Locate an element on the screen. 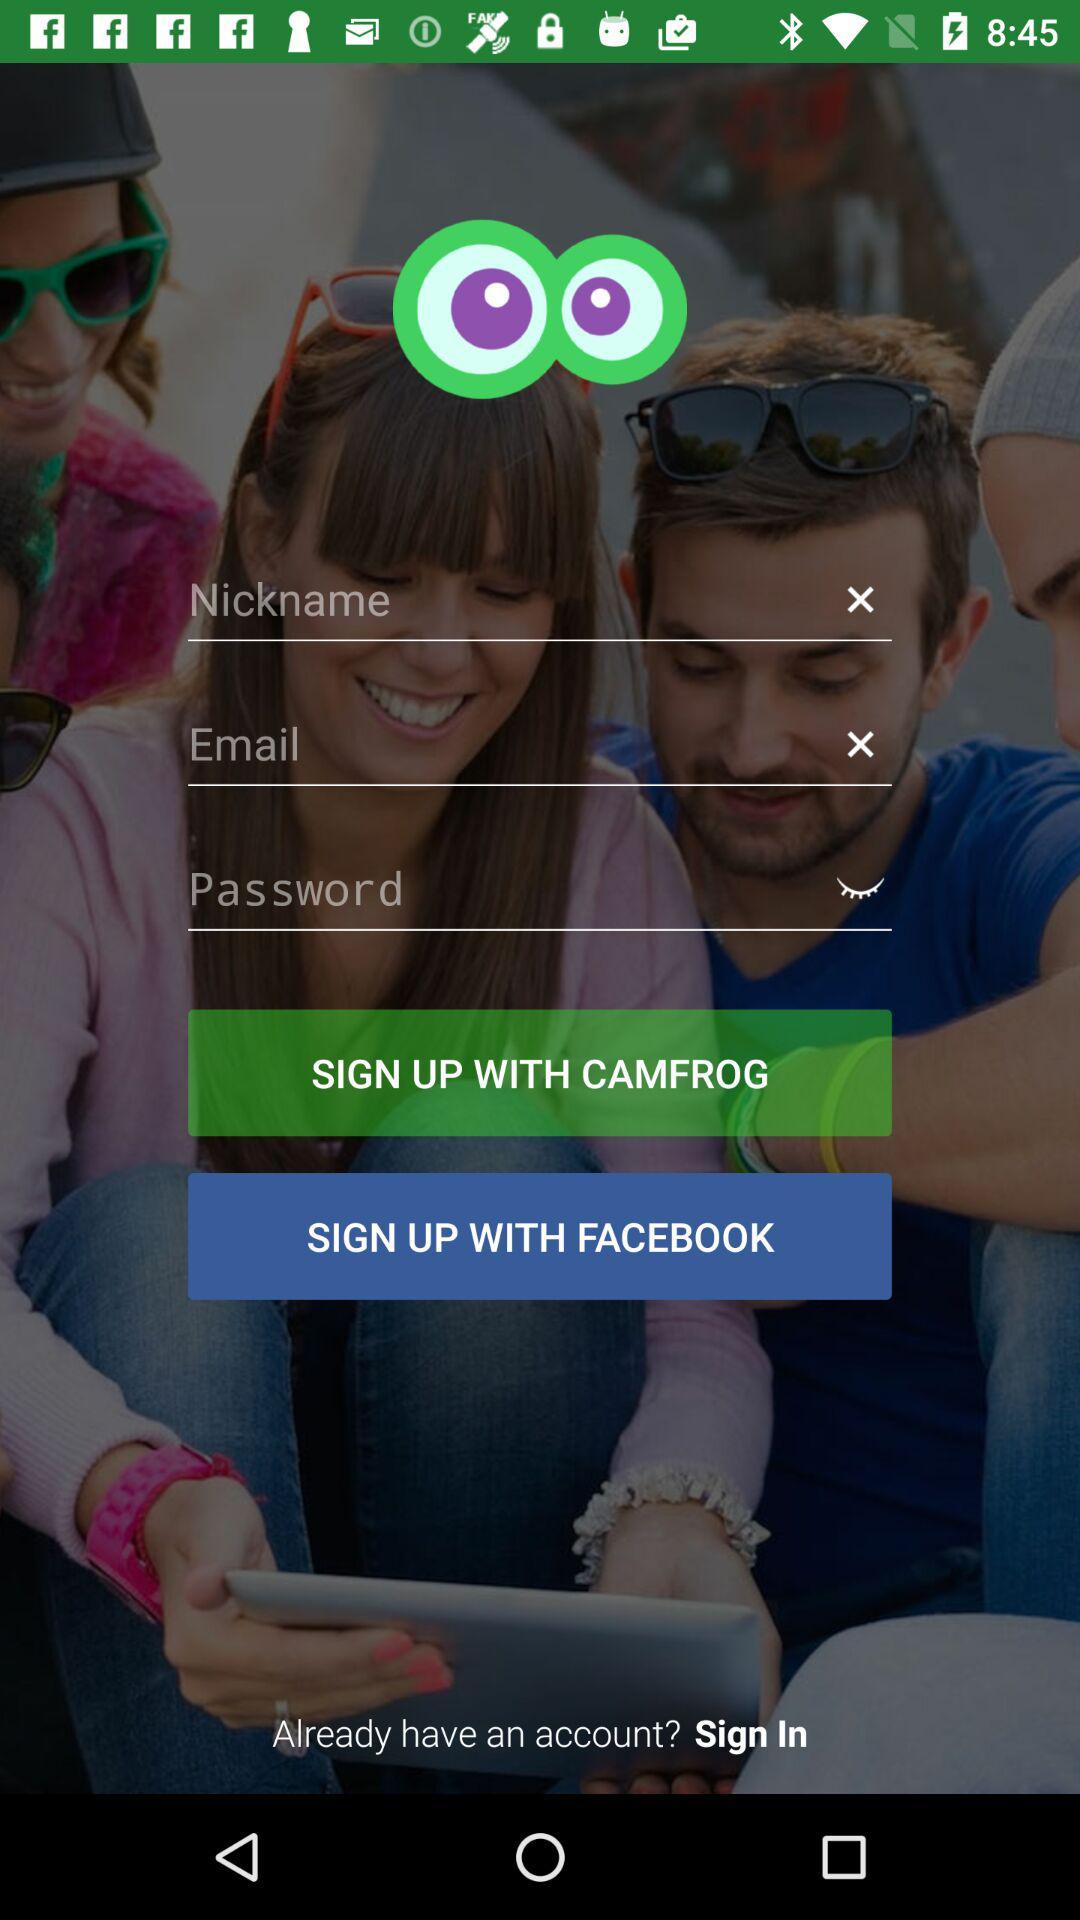  delete nickname is located at coordinates (859, 598).